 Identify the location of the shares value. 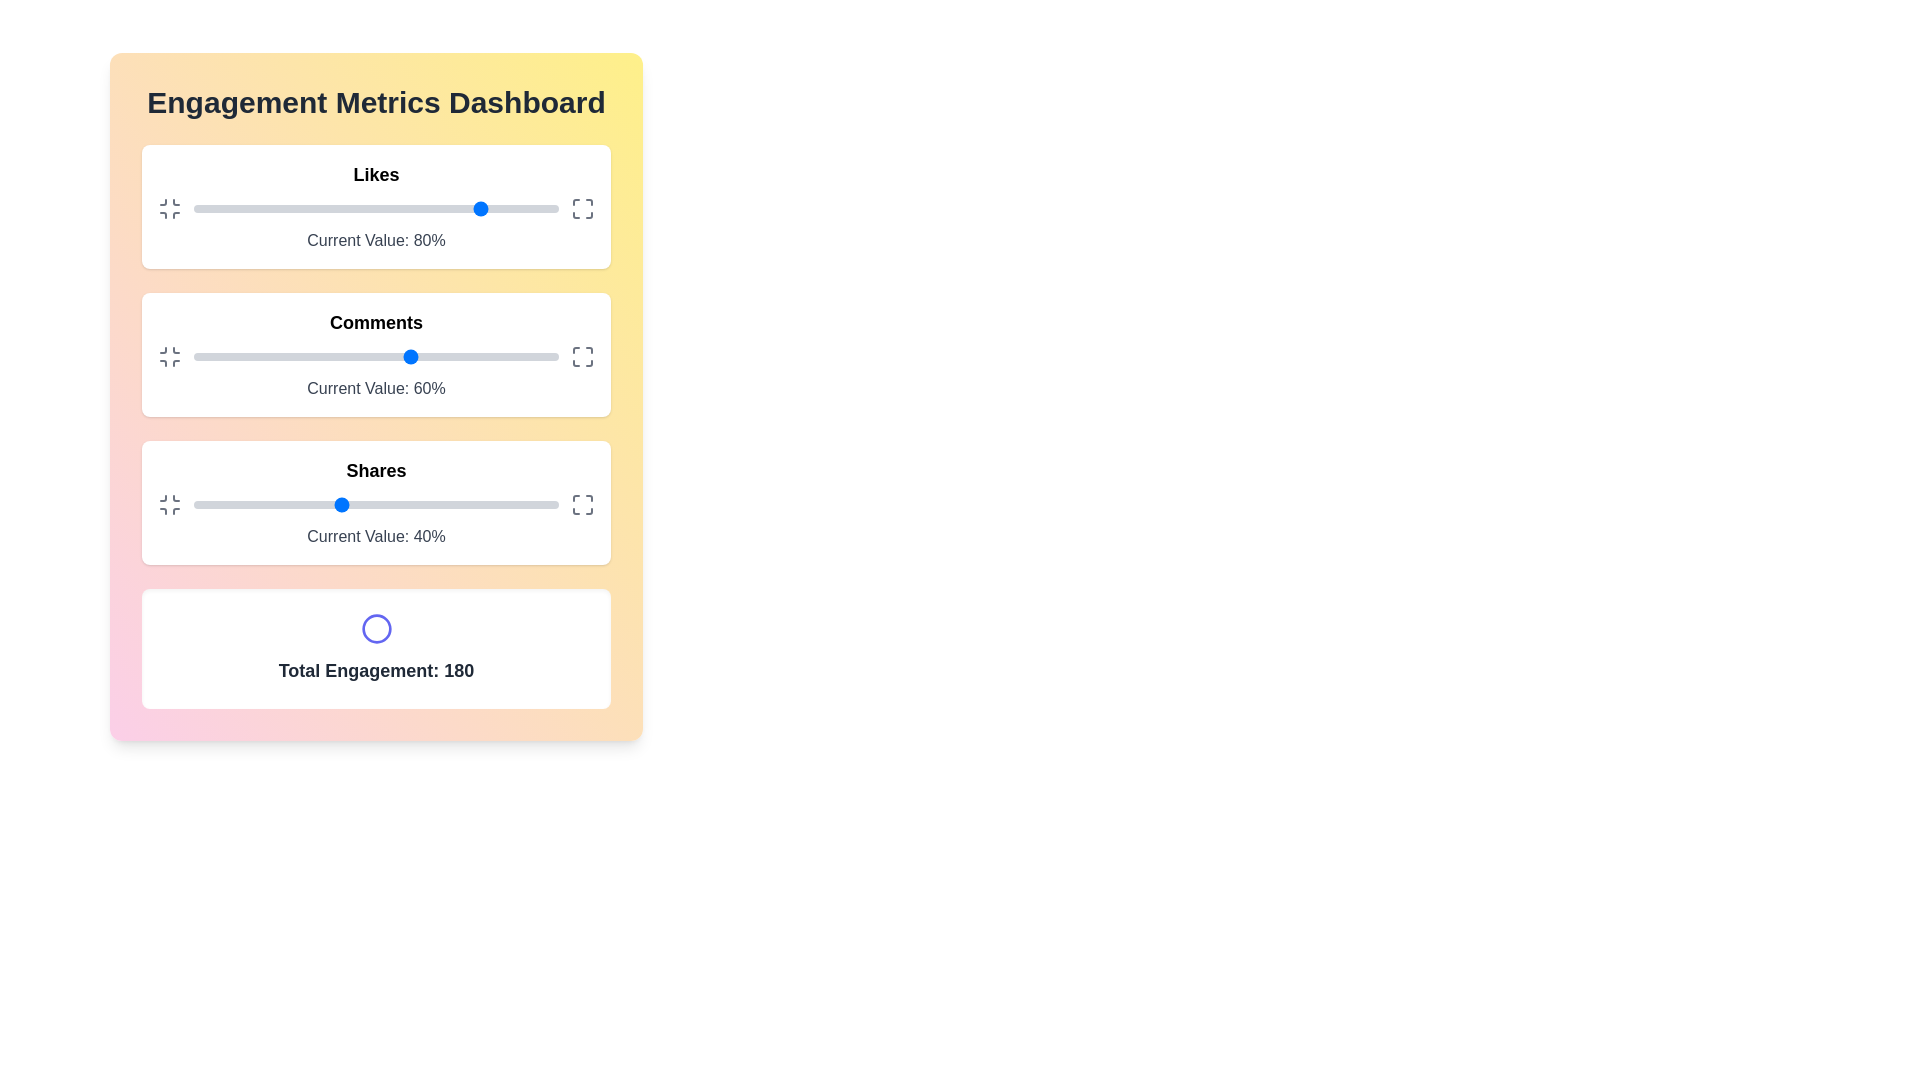
(234, 504).